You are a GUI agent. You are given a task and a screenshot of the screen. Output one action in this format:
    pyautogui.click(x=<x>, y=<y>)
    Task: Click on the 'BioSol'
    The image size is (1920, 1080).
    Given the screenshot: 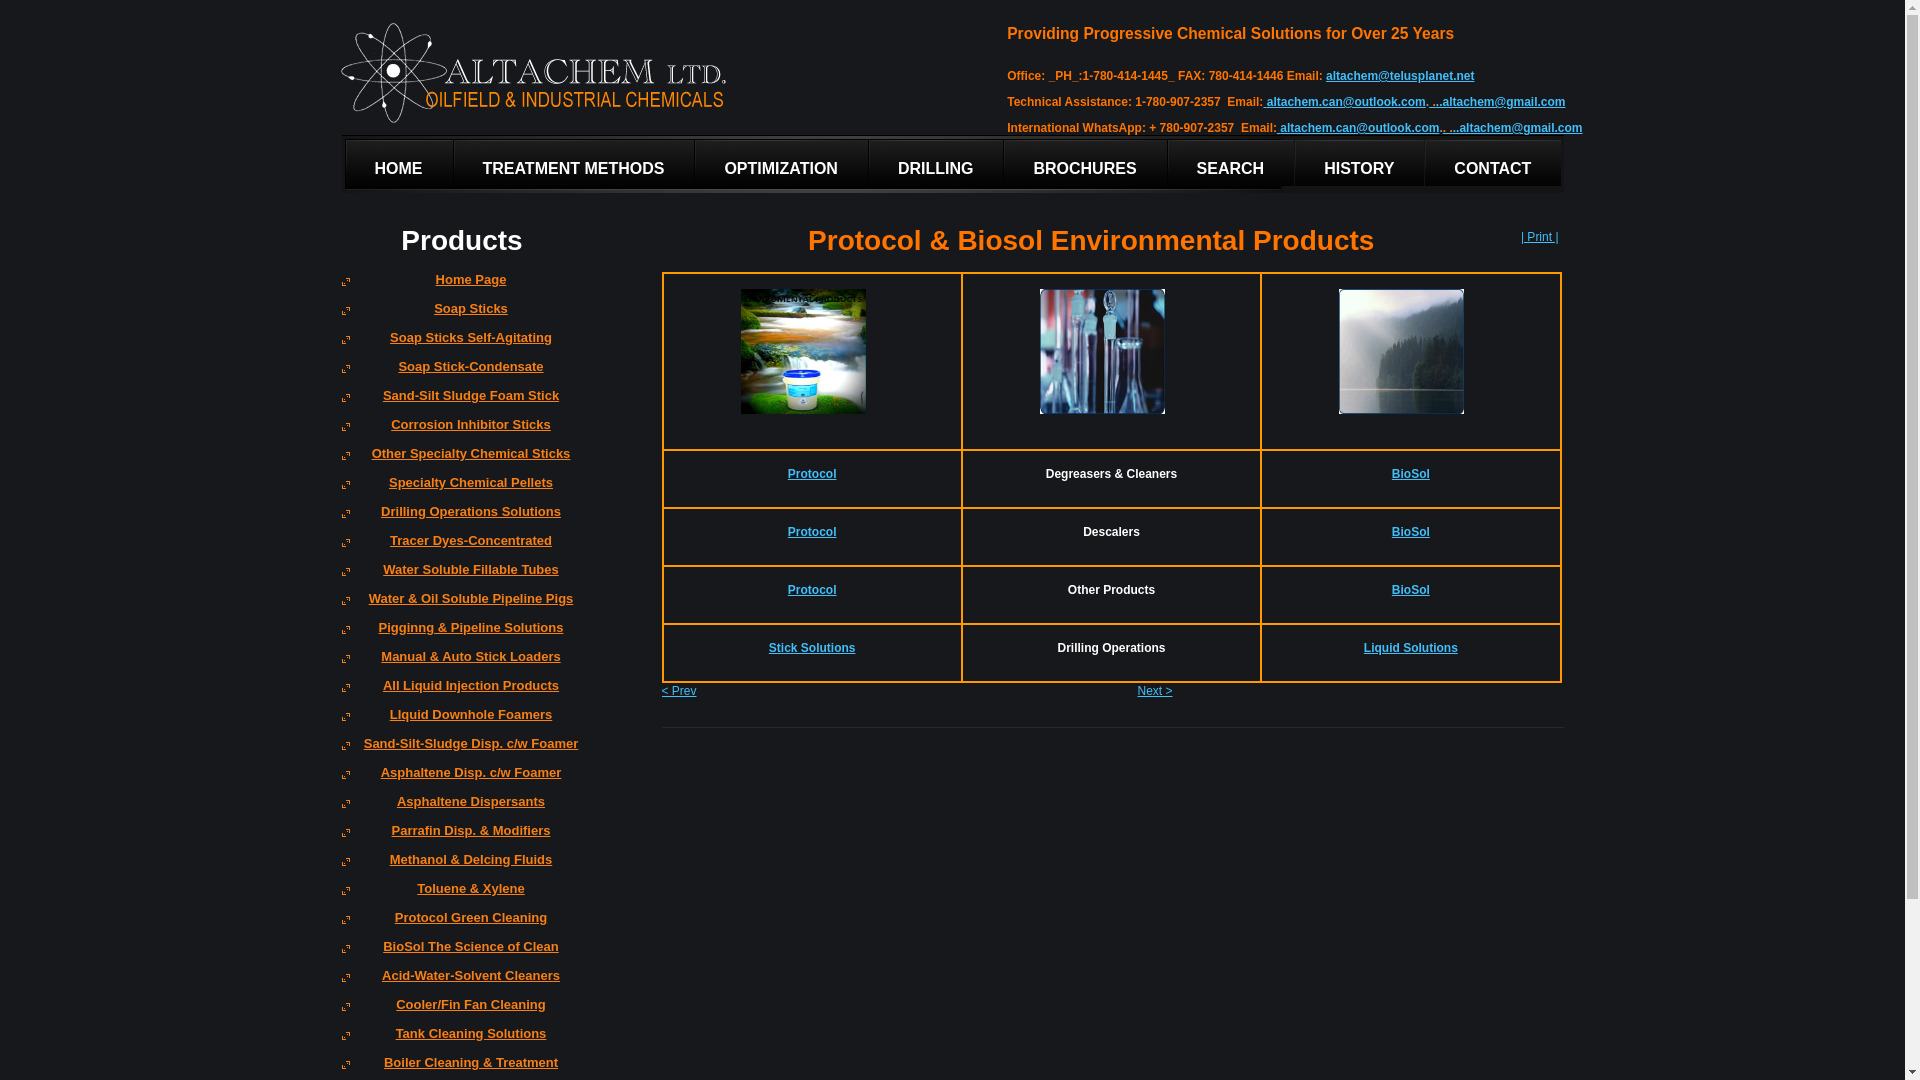 What is the action you would take?
    pyautogui.click(x=1391, y=589)
    